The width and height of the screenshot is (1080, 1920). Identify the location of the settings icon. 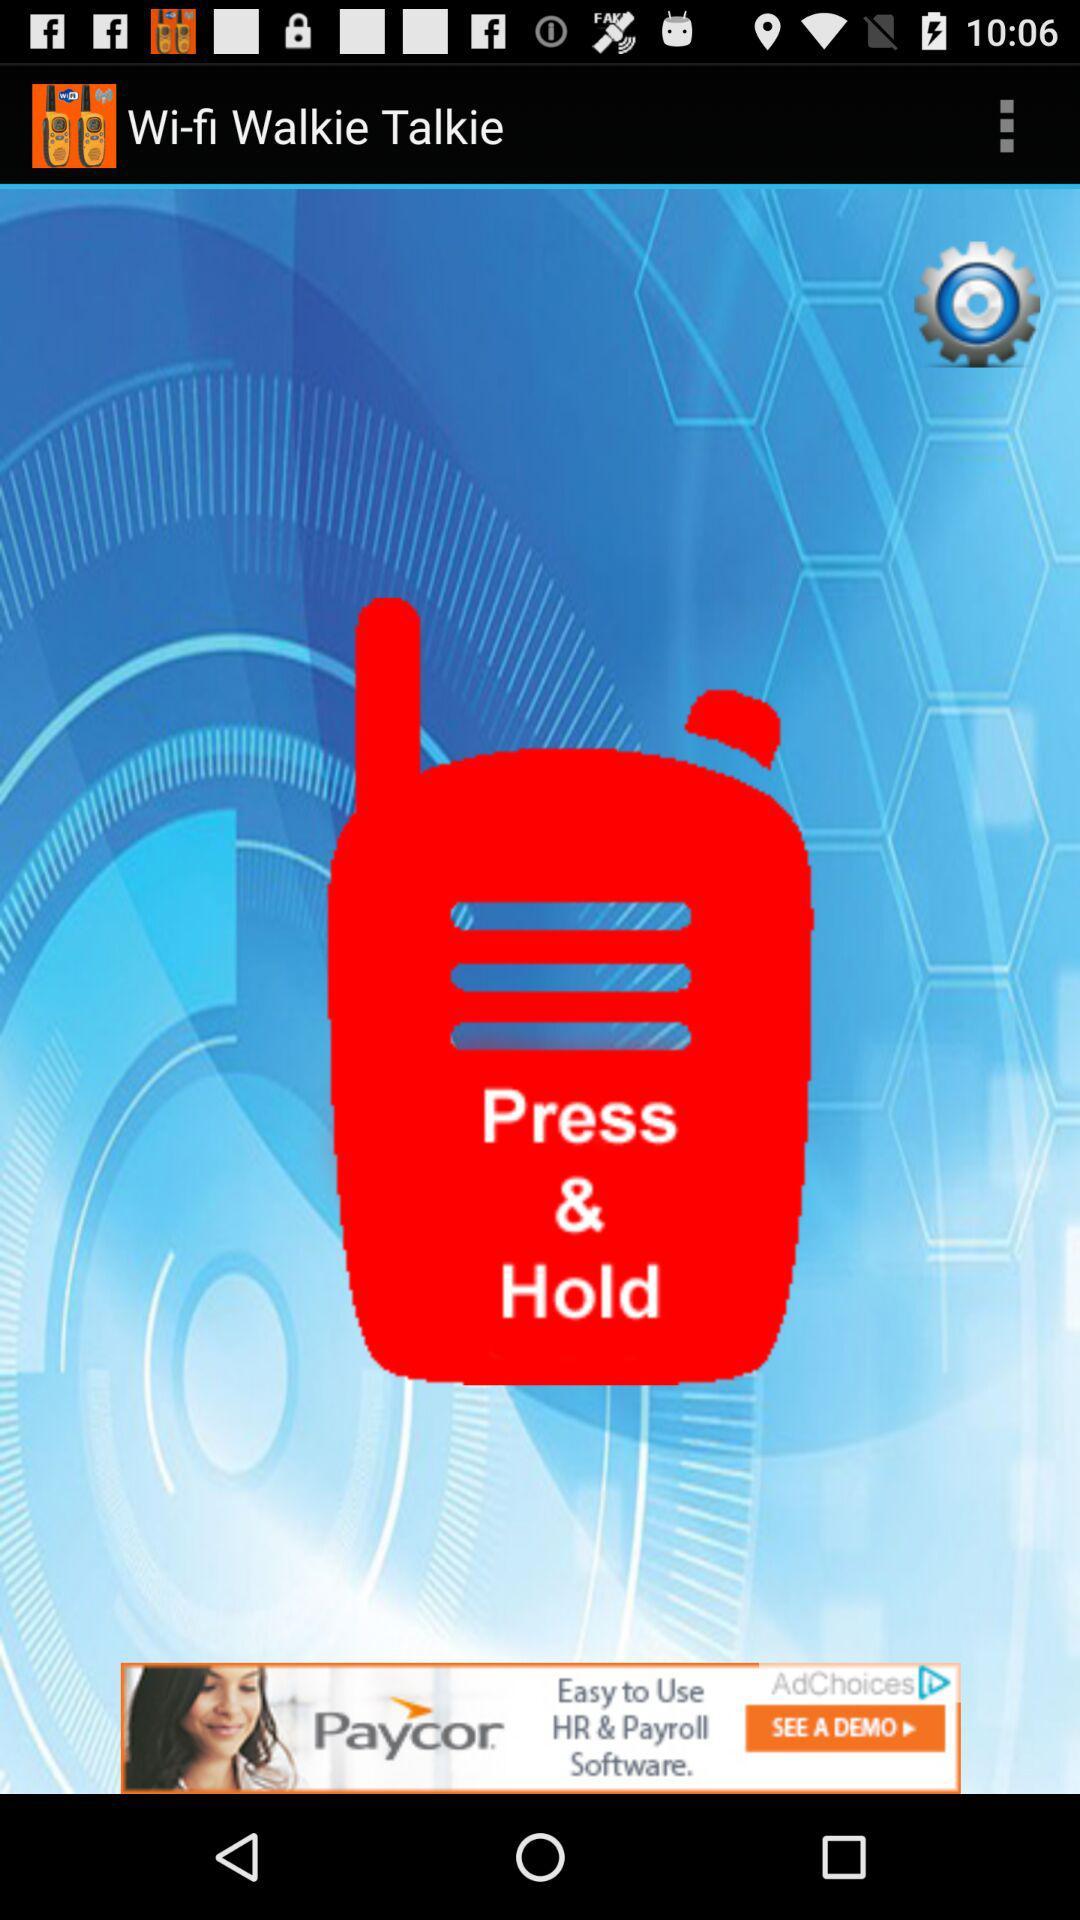
(976, 325).